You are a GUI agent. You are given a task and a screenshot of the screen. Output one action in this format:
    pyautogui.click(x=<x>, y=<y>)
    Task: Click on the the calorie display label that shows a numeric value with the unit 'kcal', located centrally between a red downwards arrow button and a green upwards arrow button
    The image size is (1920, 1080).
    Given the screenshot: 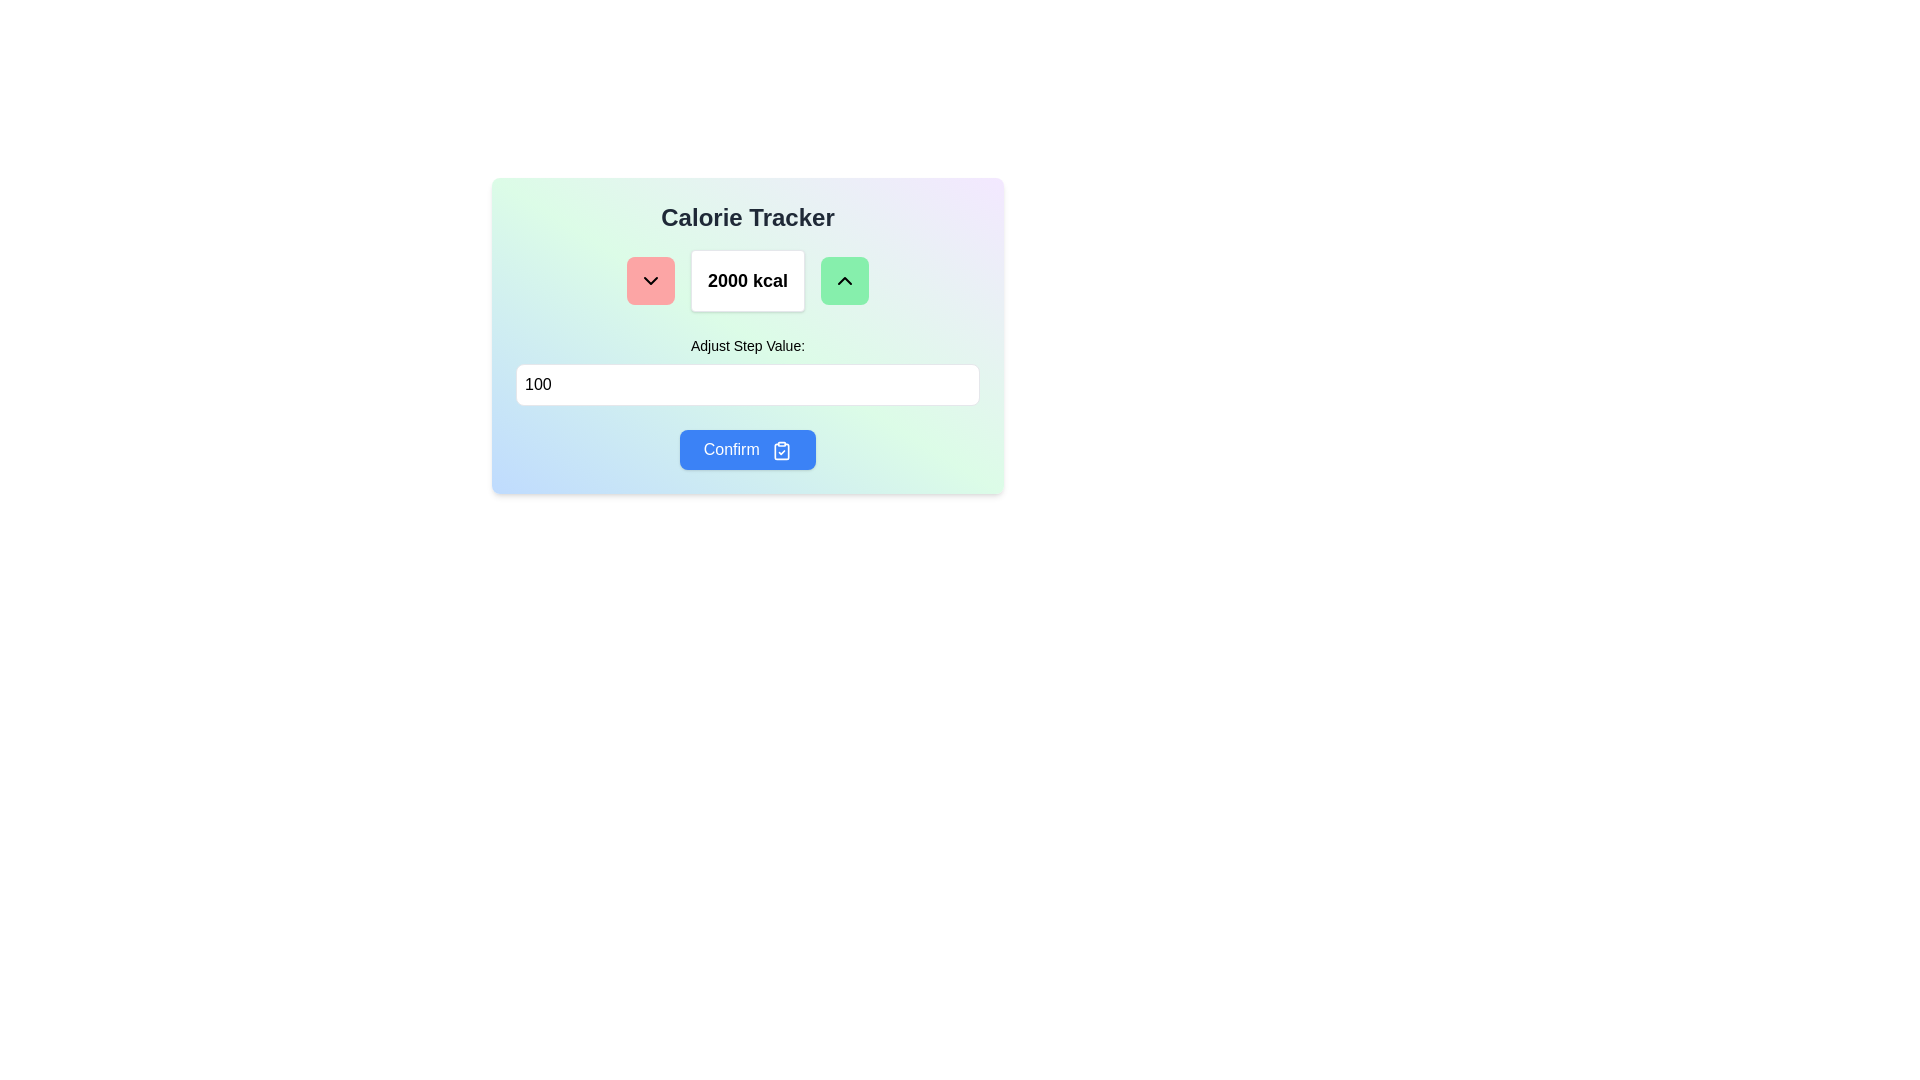 What is the action you would take?
    pyautogui.click(x=747, y=281)
    